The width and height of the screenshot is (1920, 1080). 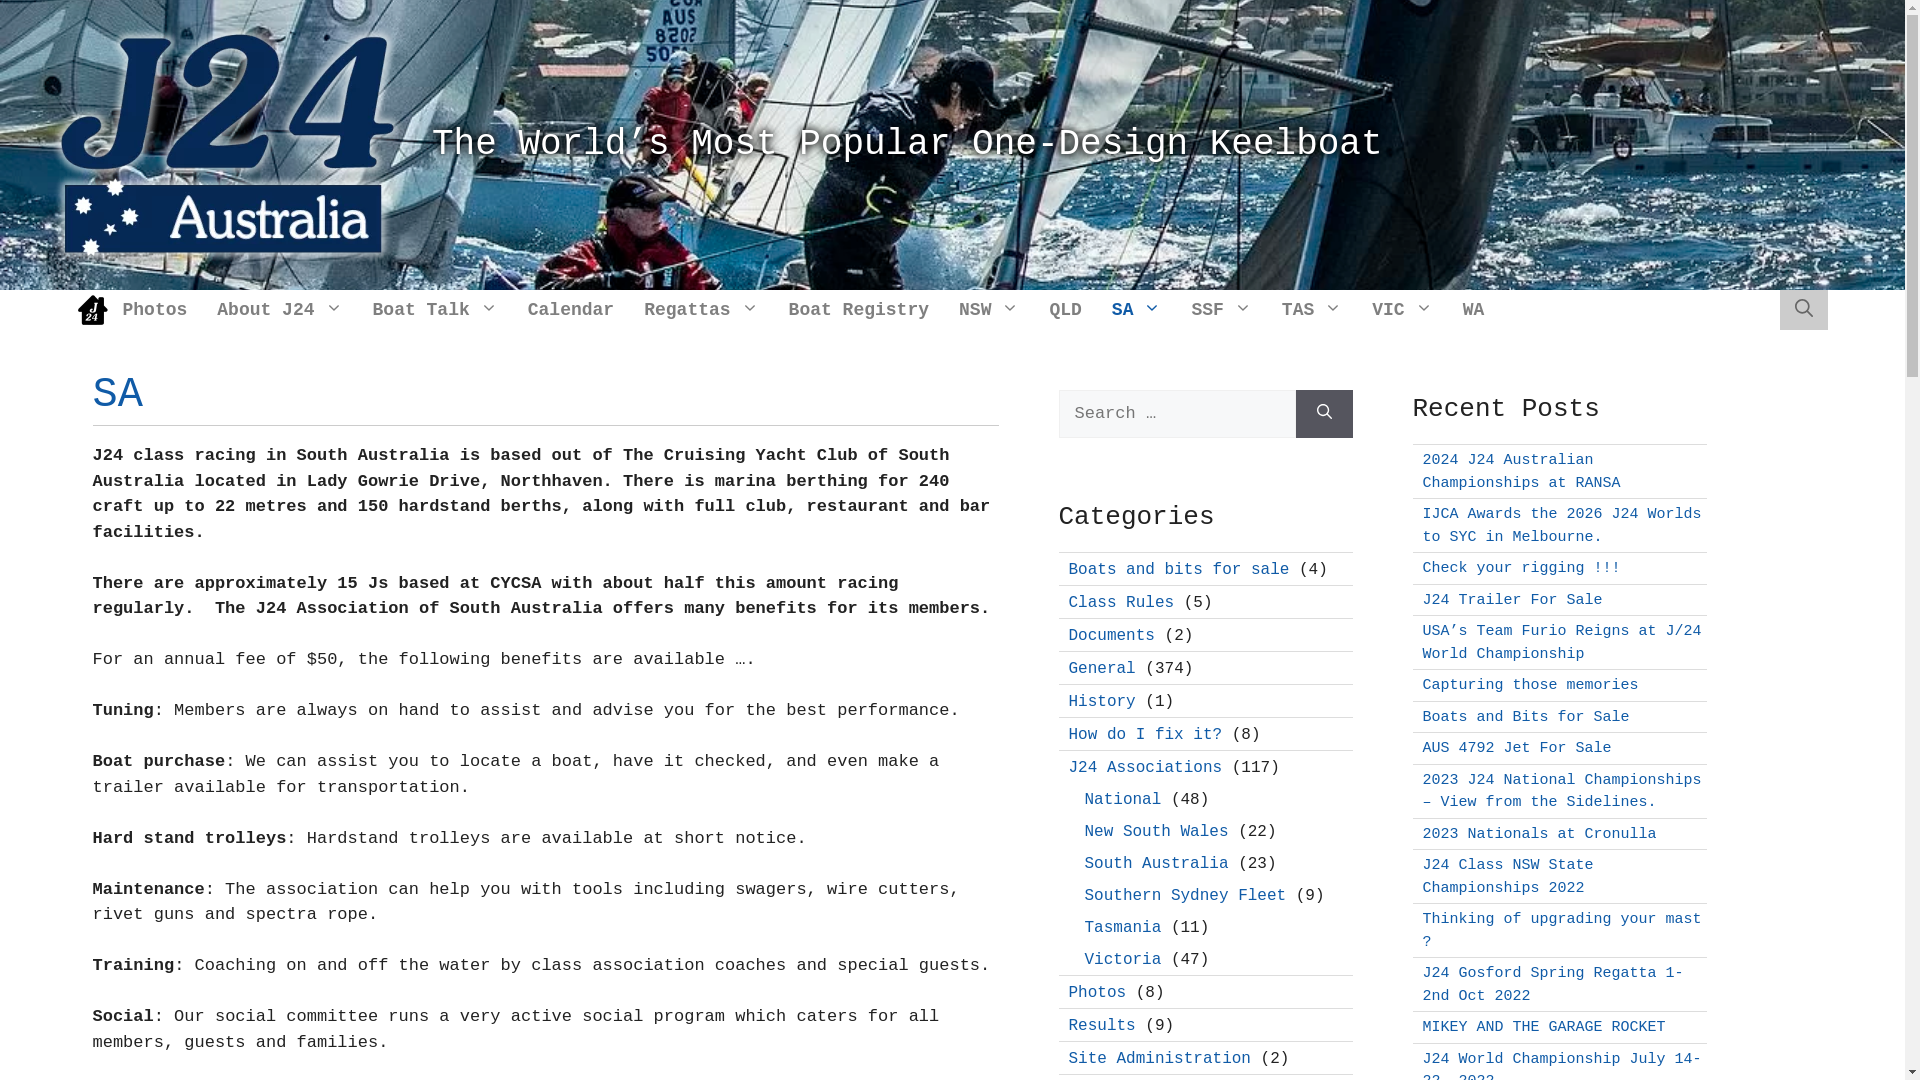 What do you see at coordinates (1156, 862) in the screenshot?
I see `'South Australia'` at bounding box center [1156, 862].